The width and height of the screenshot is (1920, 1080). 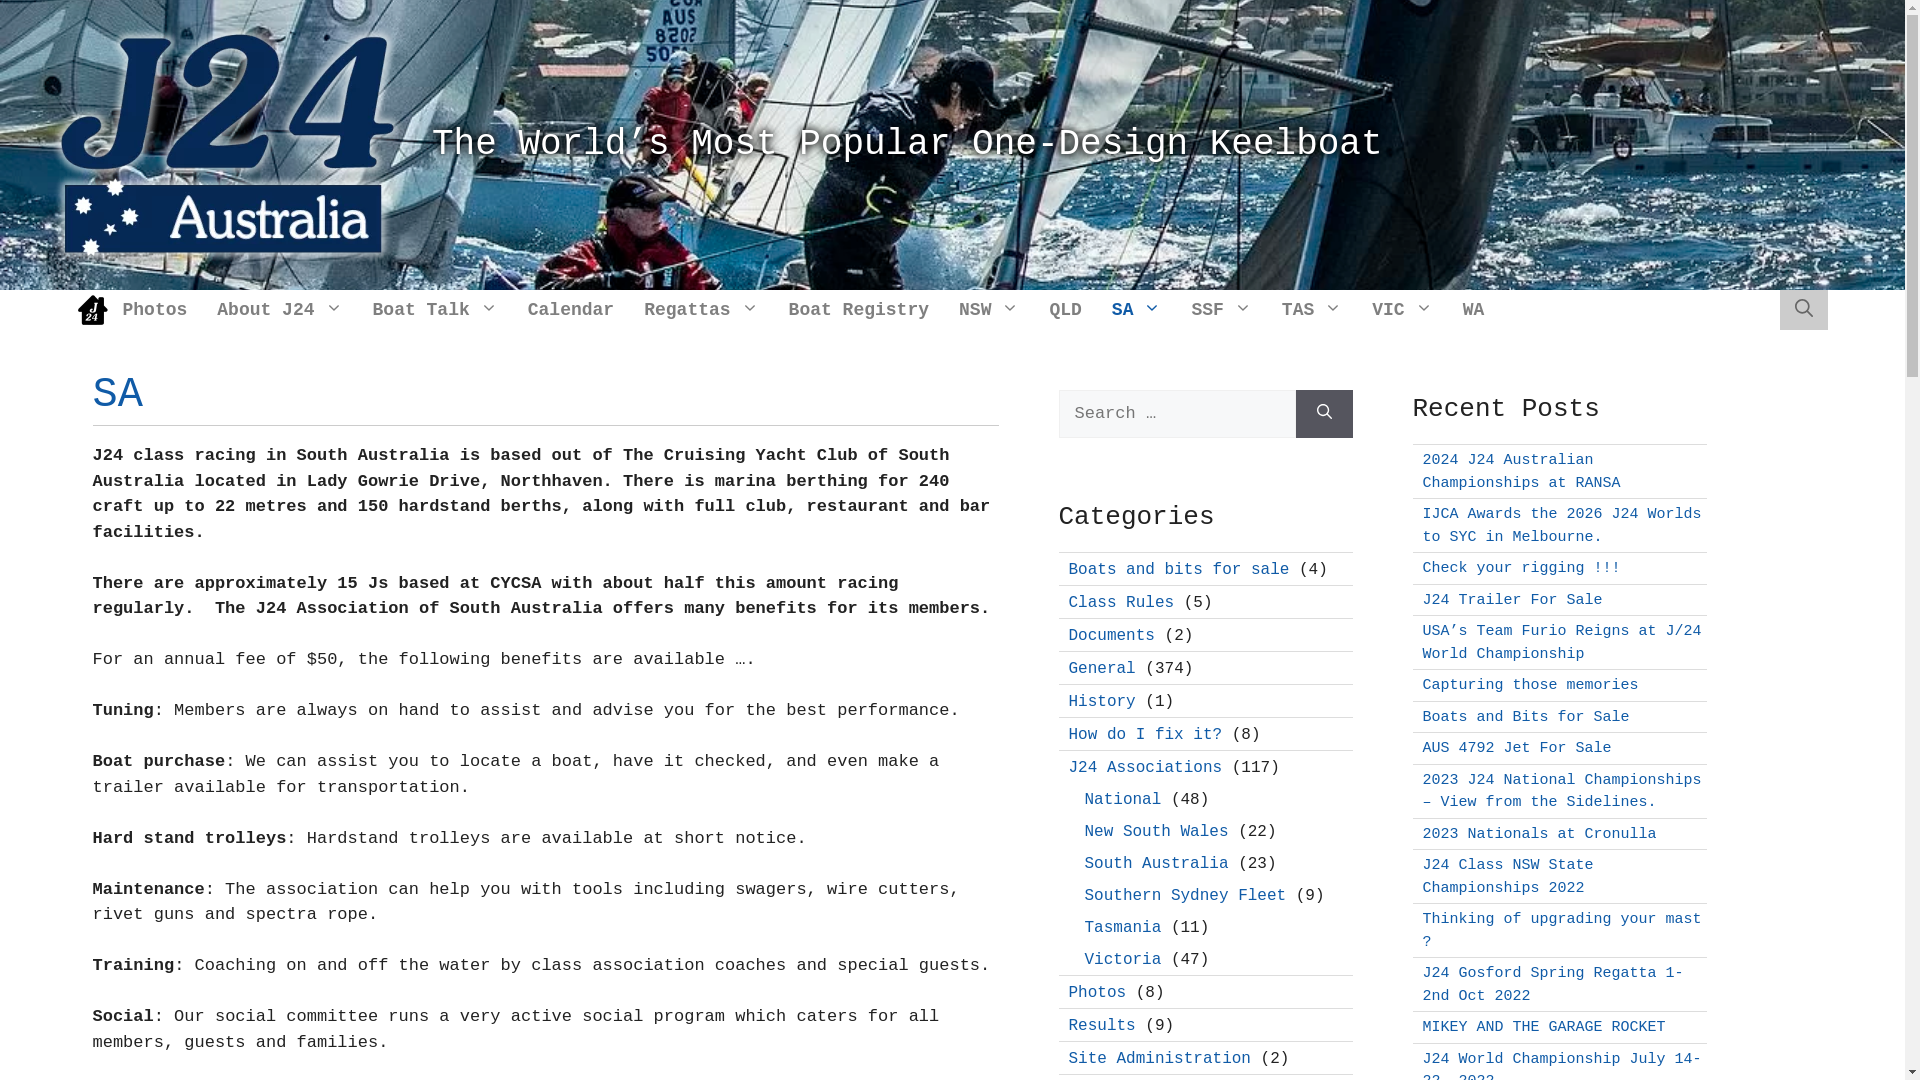 What do you see at coordinates (1156, 862) in the screenshot?
I see `'South Australia'` at bounding box center [1156, 862].